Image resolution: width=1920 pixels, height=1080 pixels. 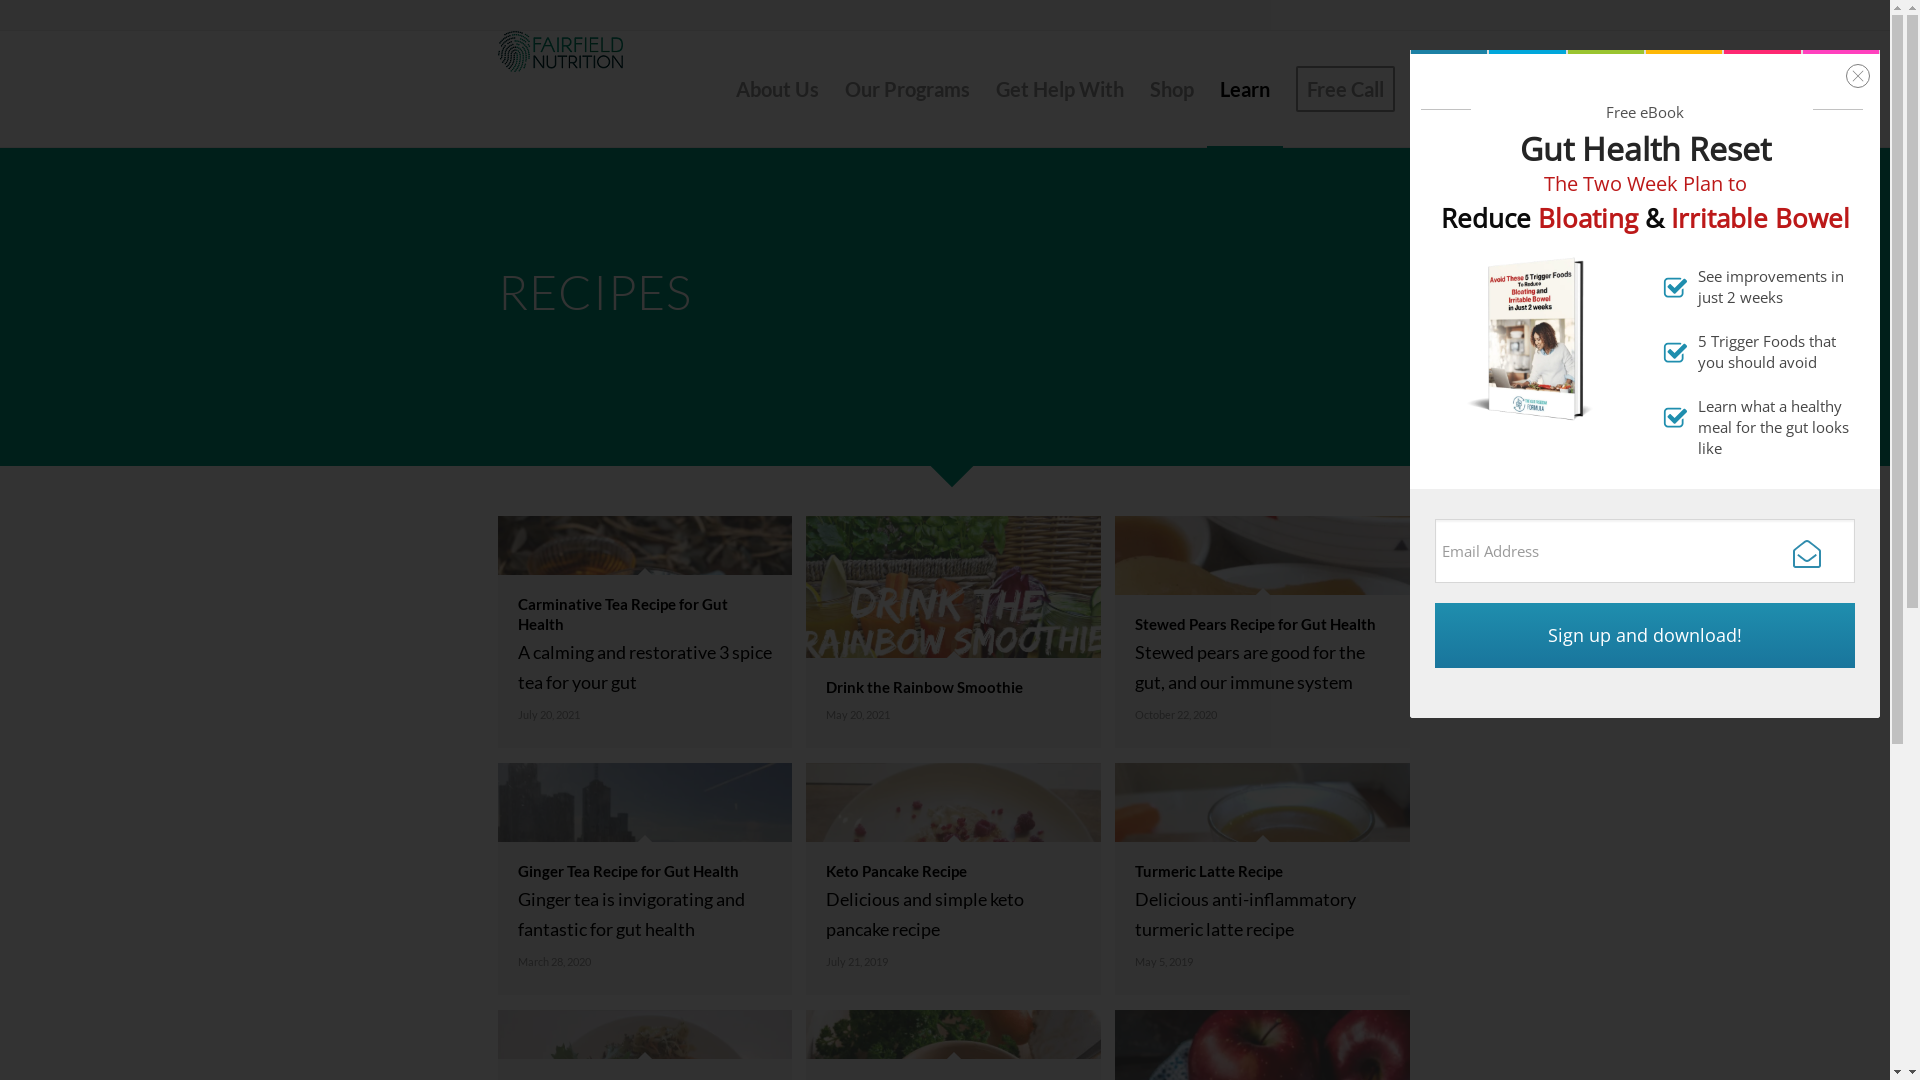 I want to click on 'Sign up and download!', so click(x=1645, y=635).